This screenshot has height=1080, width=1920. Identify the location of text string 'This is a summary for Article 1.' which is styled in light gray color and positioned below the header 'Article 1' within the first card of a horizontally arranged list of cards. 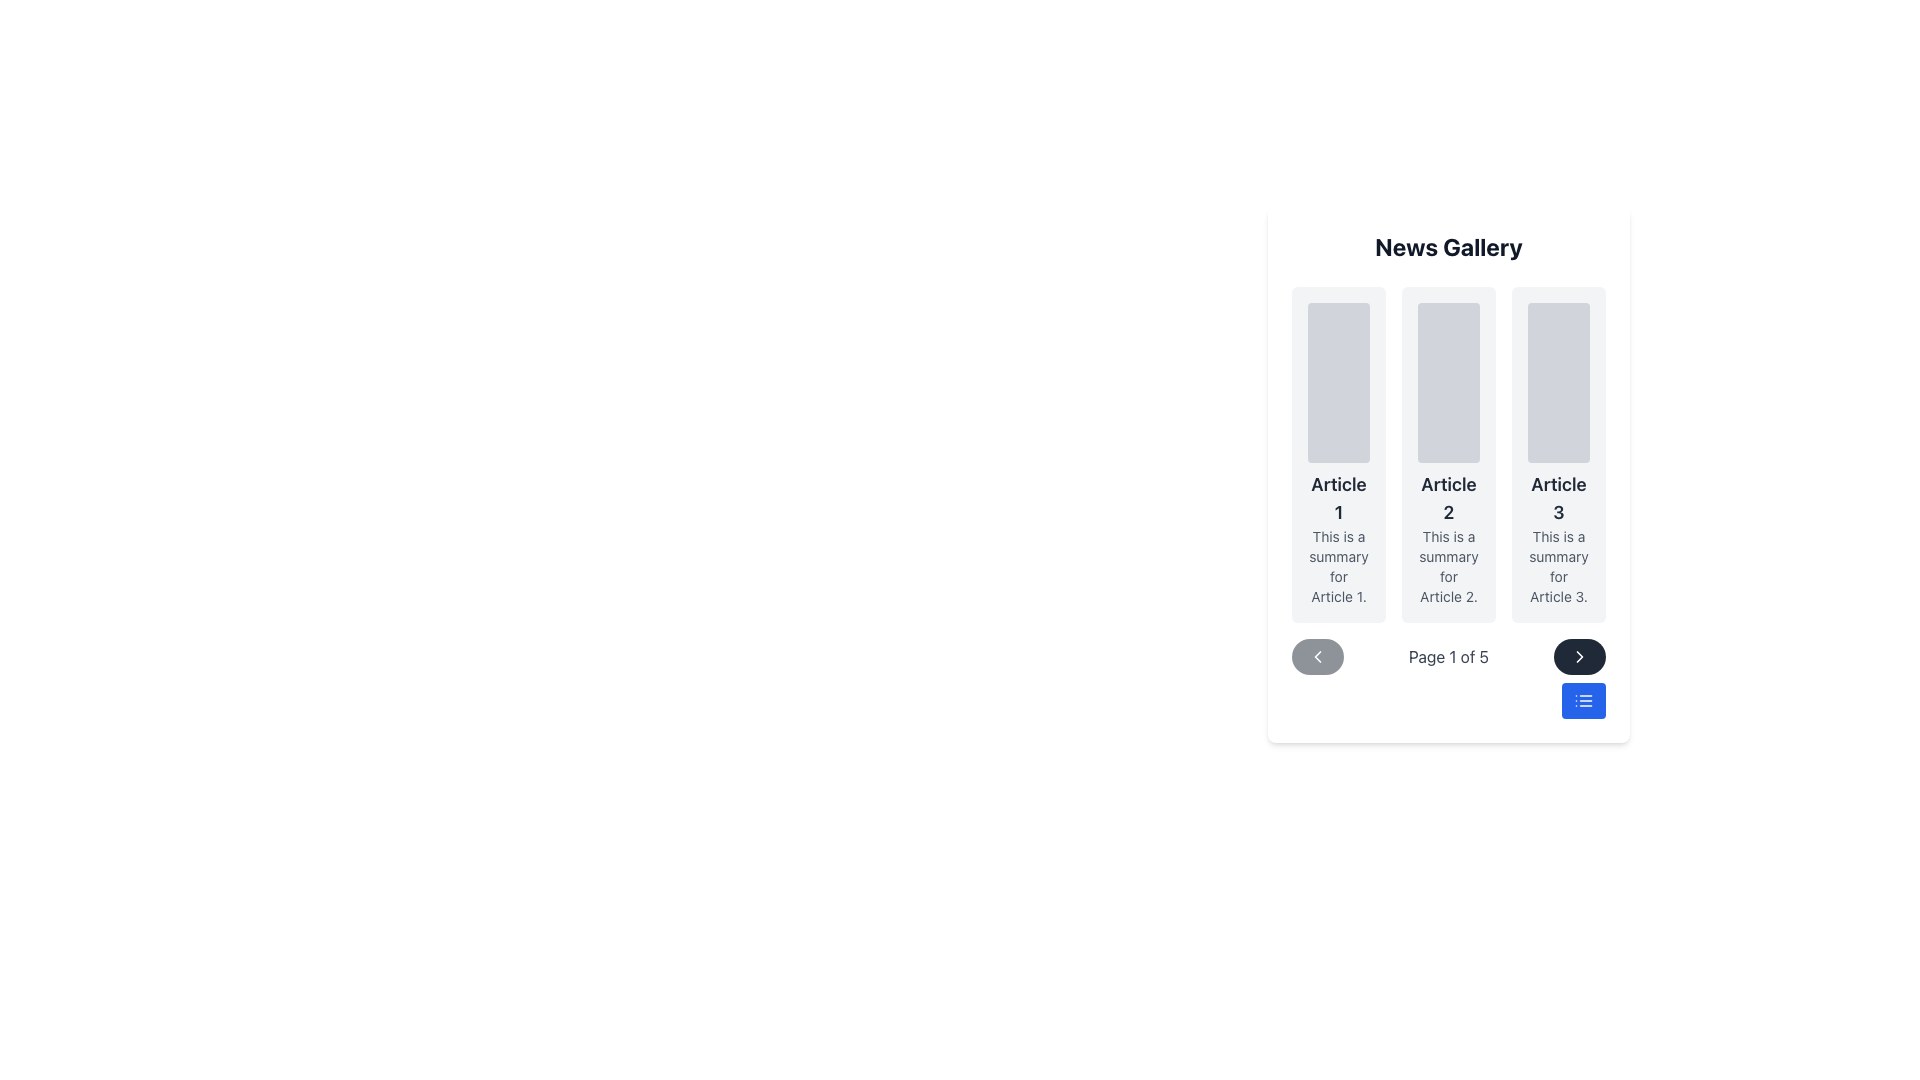
(1339, 567).